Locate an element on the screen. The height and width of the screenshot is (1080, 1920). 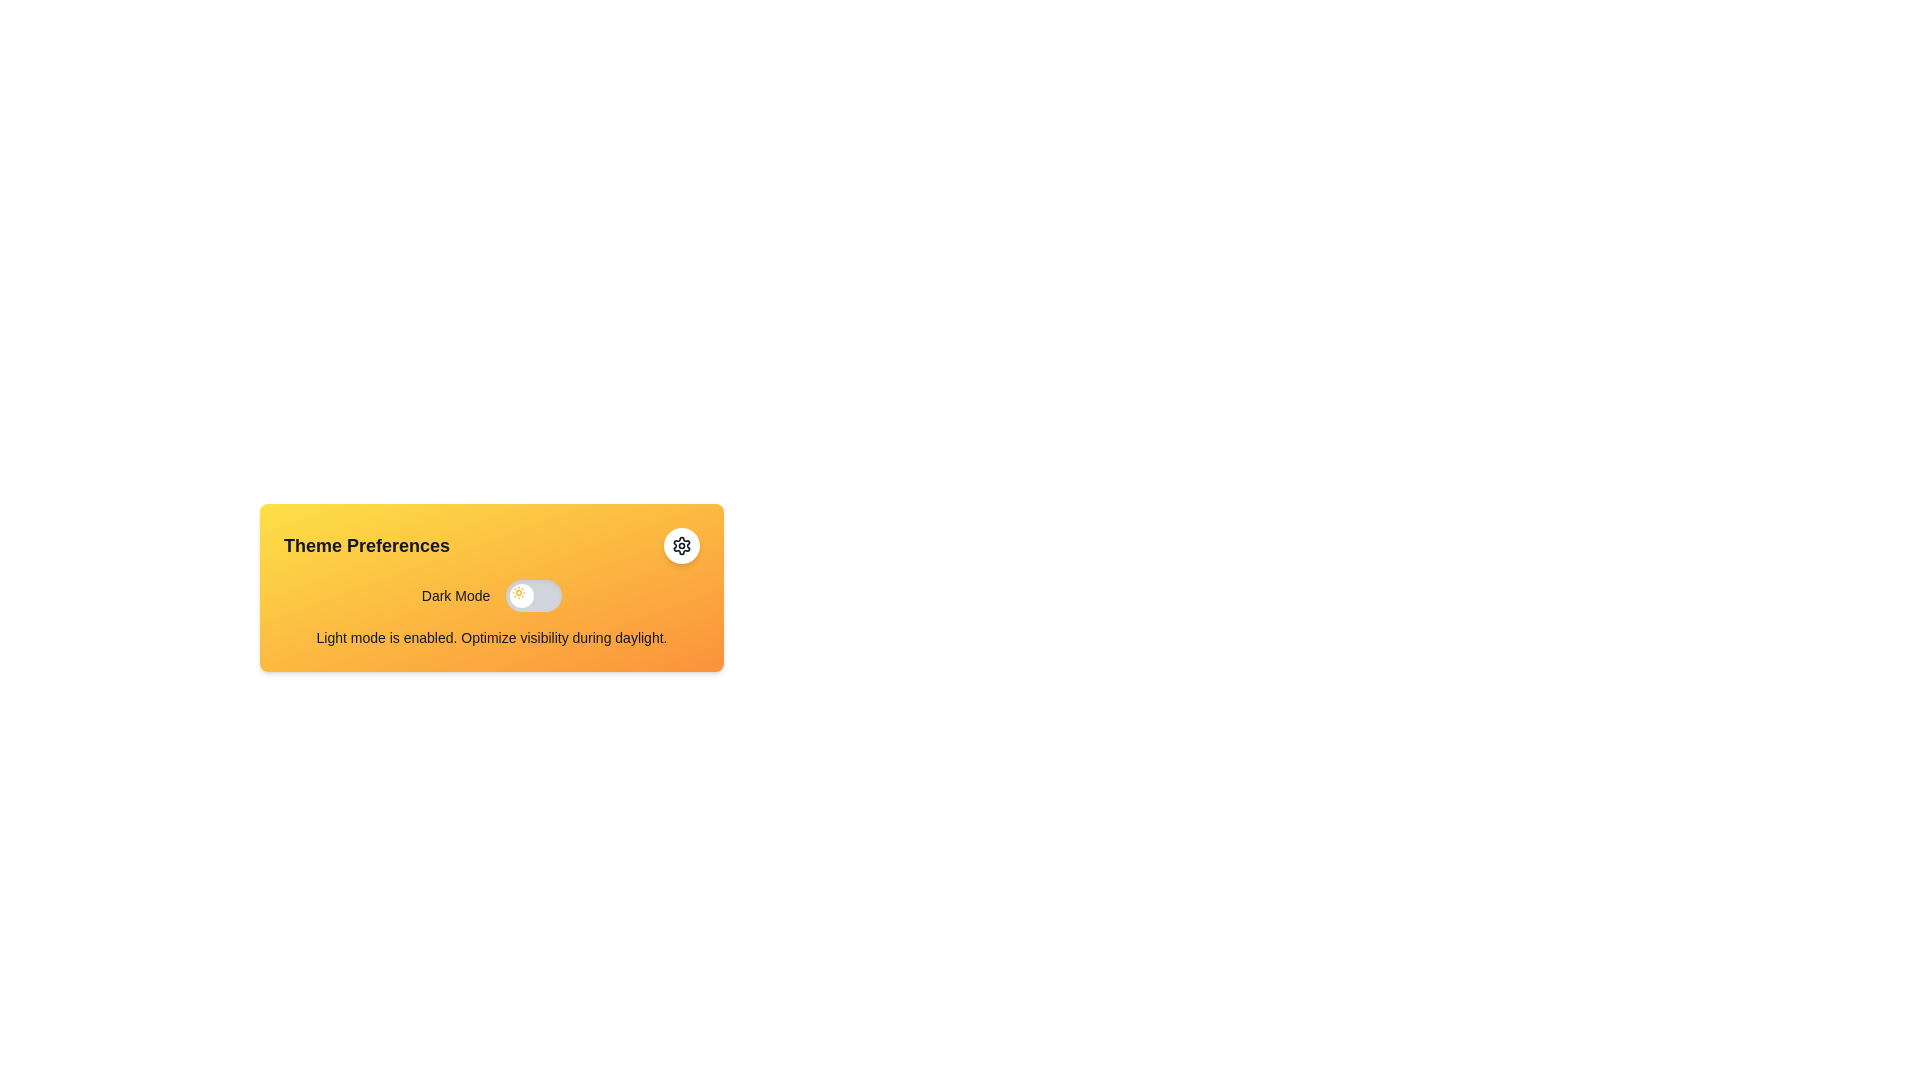
the label indicating the purpose of the toggle action in the 'Theme Preferences' section, located to the left of the toggle switch is located at coordinates (455, 595).